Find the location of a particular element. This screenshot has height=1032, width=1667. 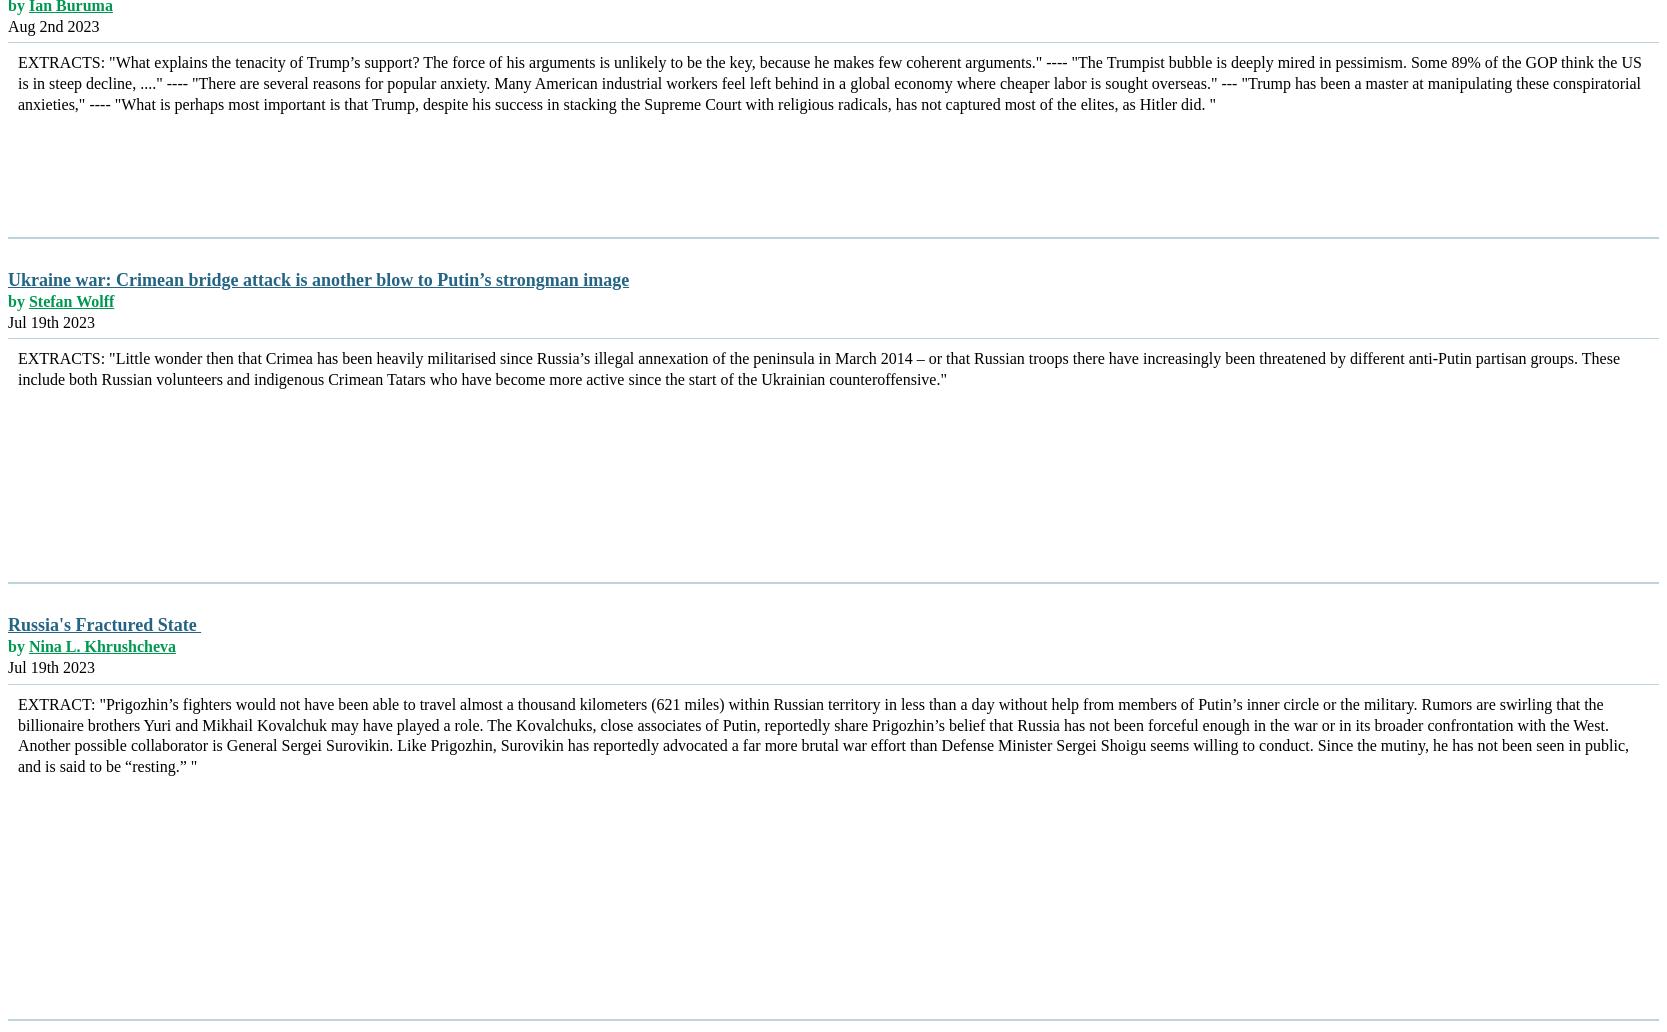

'Ukraine war: Crimean bridge attack is another blow to Putin’s strongman image' is located at coordinates (8, 278).